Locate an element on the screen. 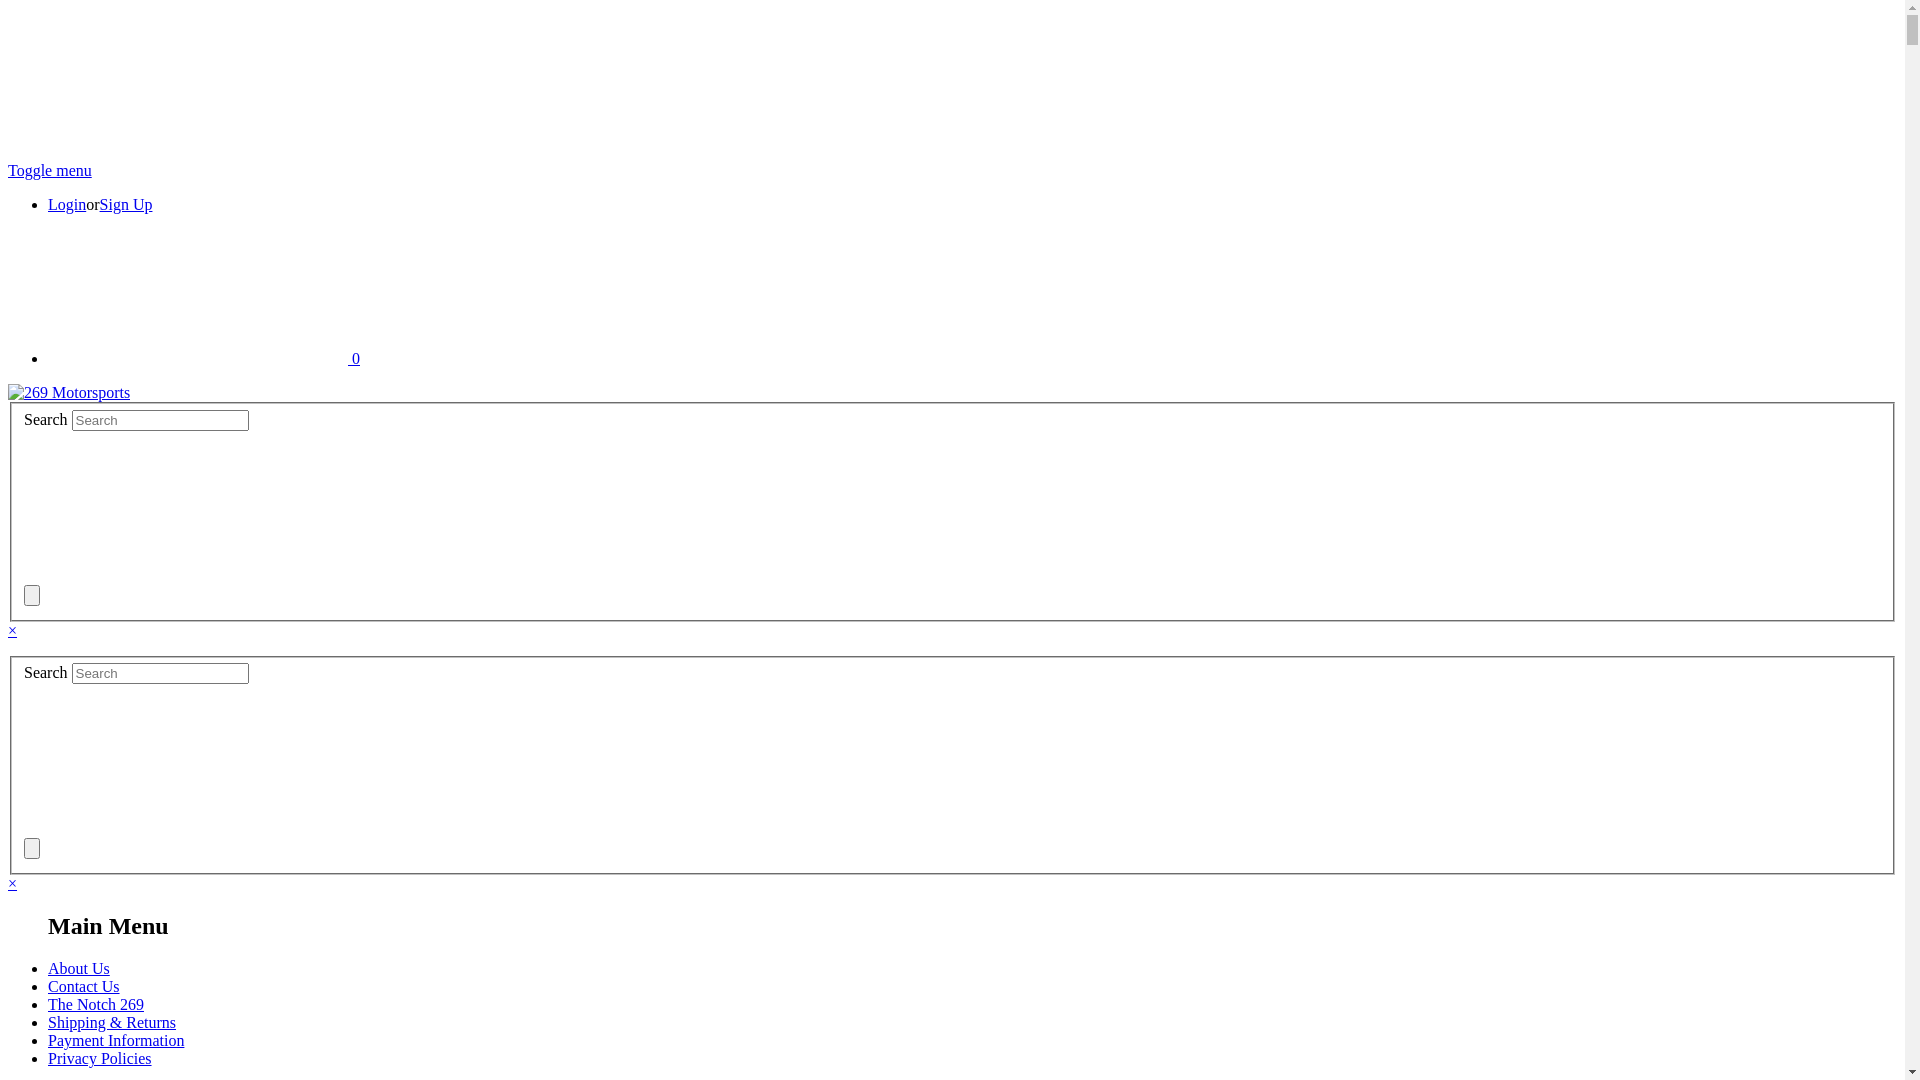 This screenshot has height=1080, width=1920. 'Toggle menu' is located at coordinates (49, 169).